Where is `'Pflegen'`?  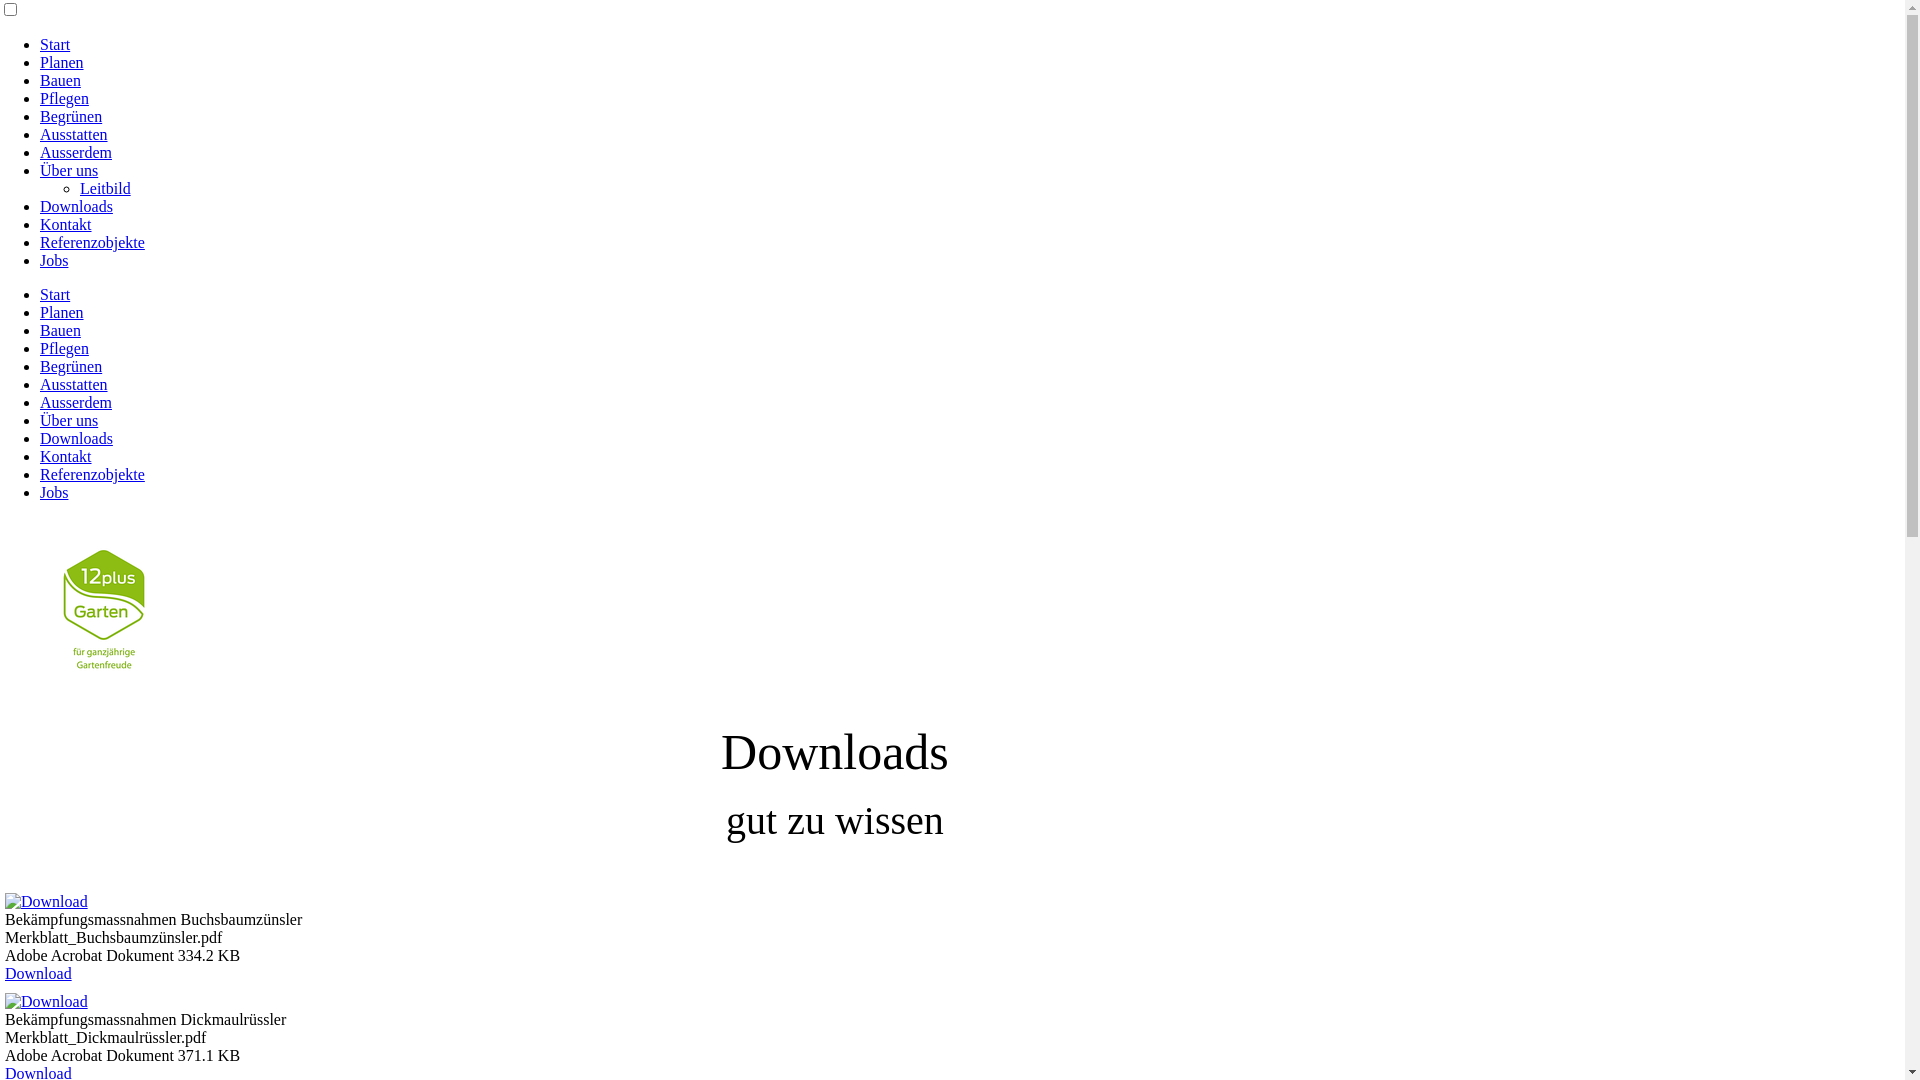
'Pflegen' is located at coordinates (64, 98).